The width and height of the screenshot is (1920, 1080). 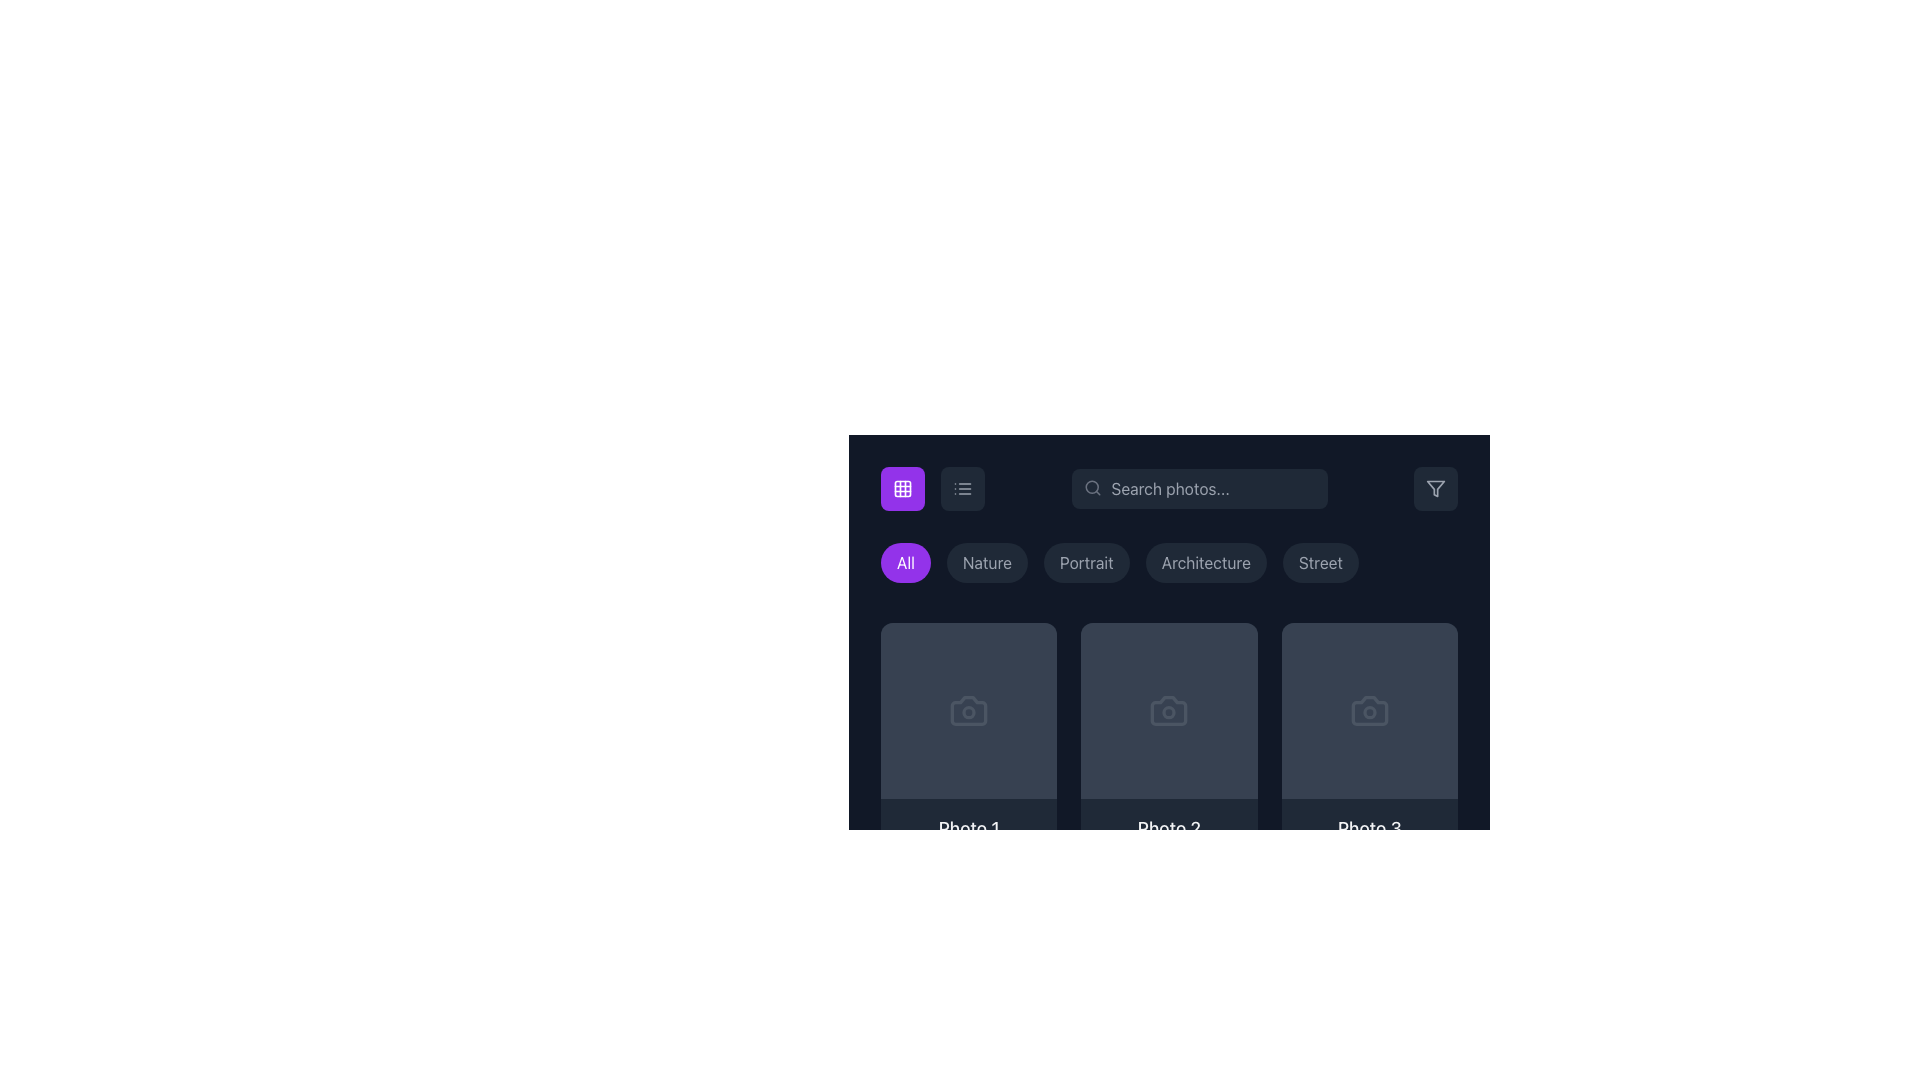 I want to click on the icon with a purple background in the top-left section of the interface, so click(x=901, y=489).